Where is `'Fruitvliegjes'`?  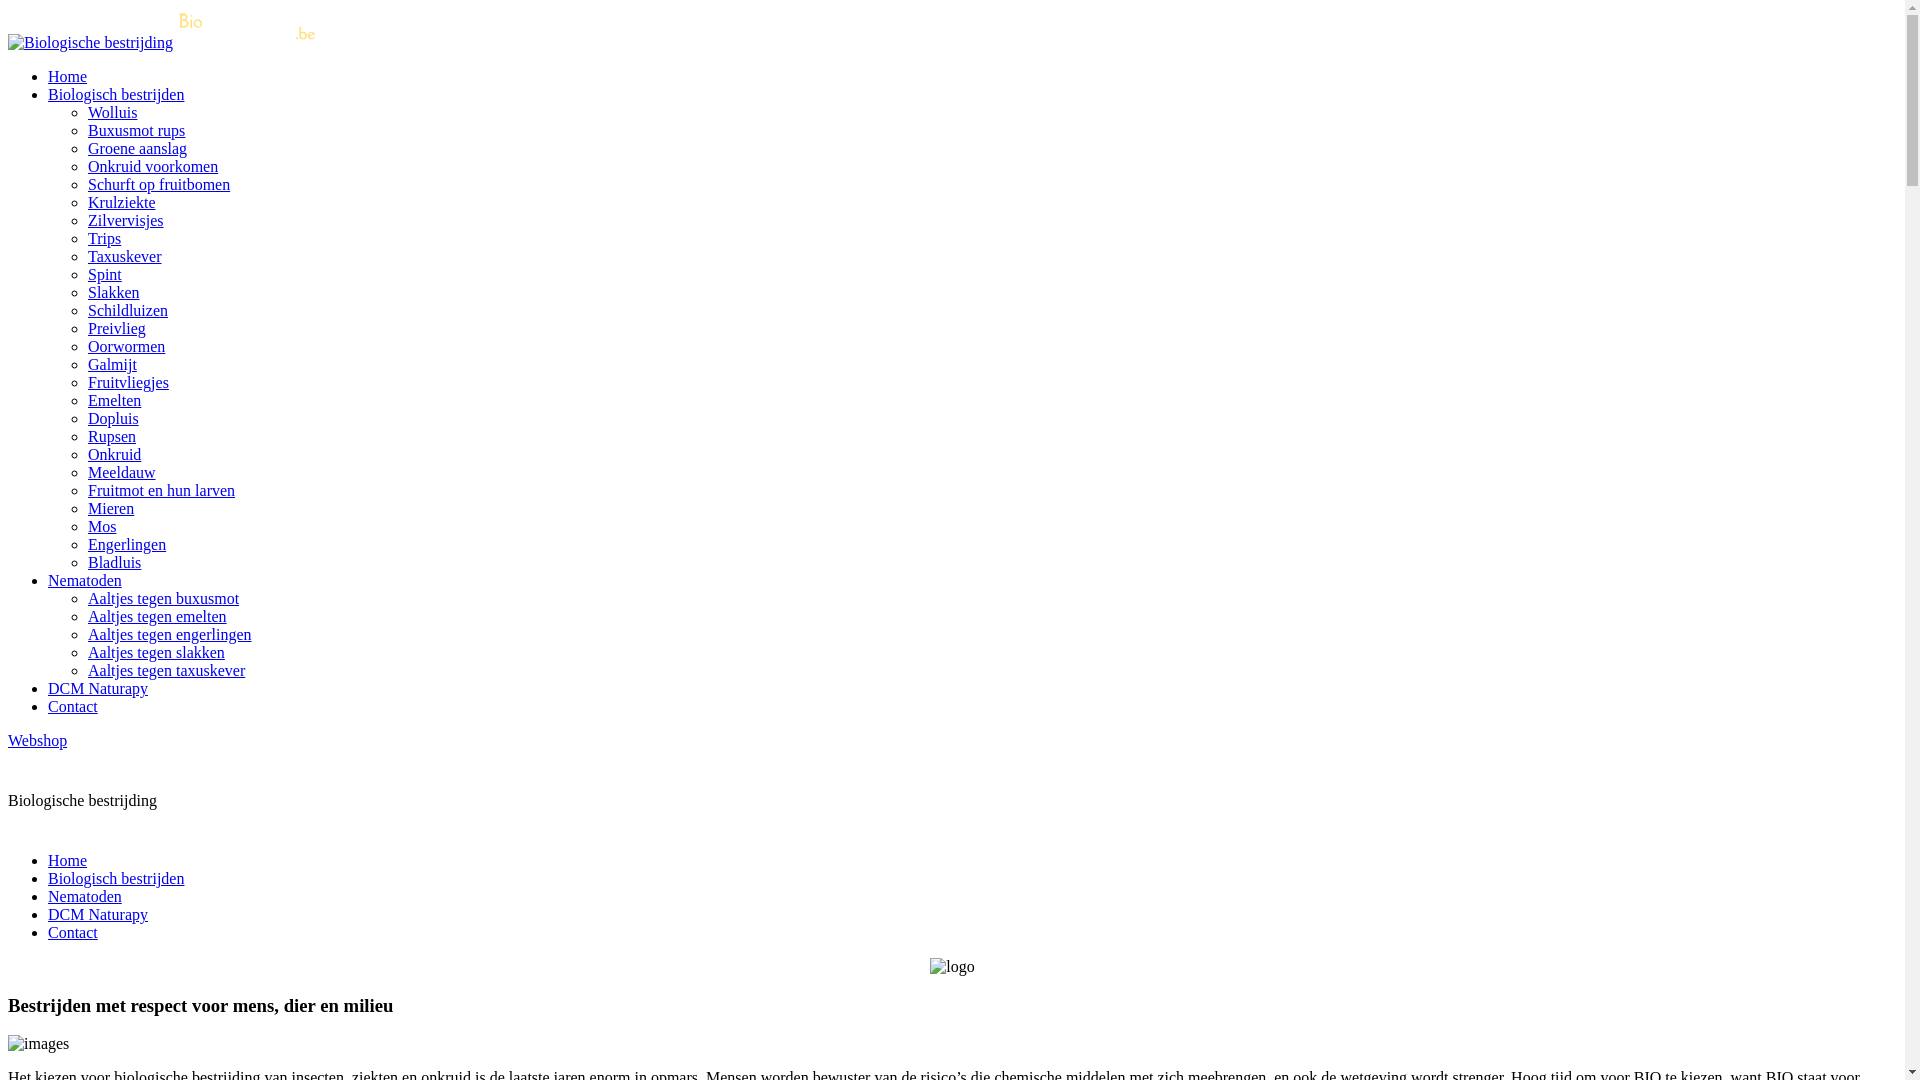 'Fruitvliegjes' is located at coordinates (127, 382).